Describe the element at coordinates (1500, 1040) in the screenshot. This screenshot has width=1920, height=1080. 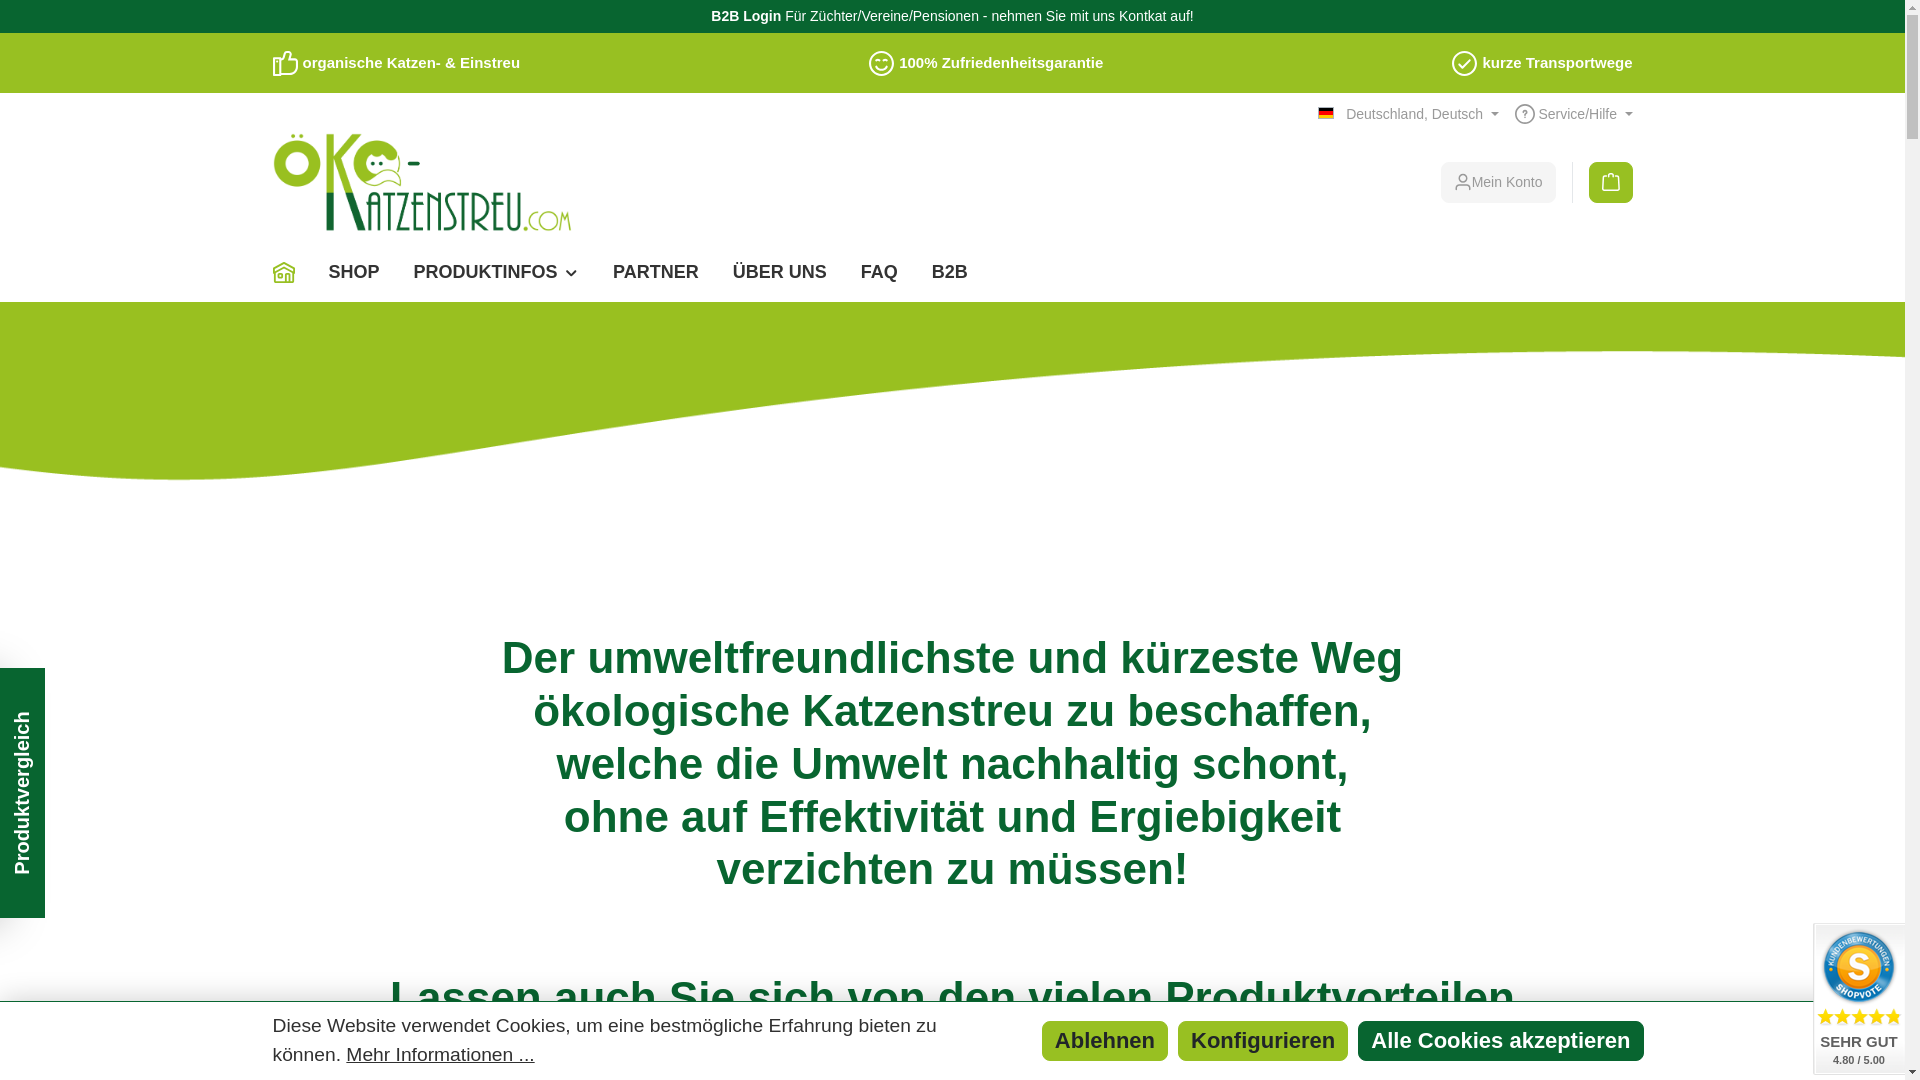
I see `'Alle Cookies akzeptieren'` at that location.